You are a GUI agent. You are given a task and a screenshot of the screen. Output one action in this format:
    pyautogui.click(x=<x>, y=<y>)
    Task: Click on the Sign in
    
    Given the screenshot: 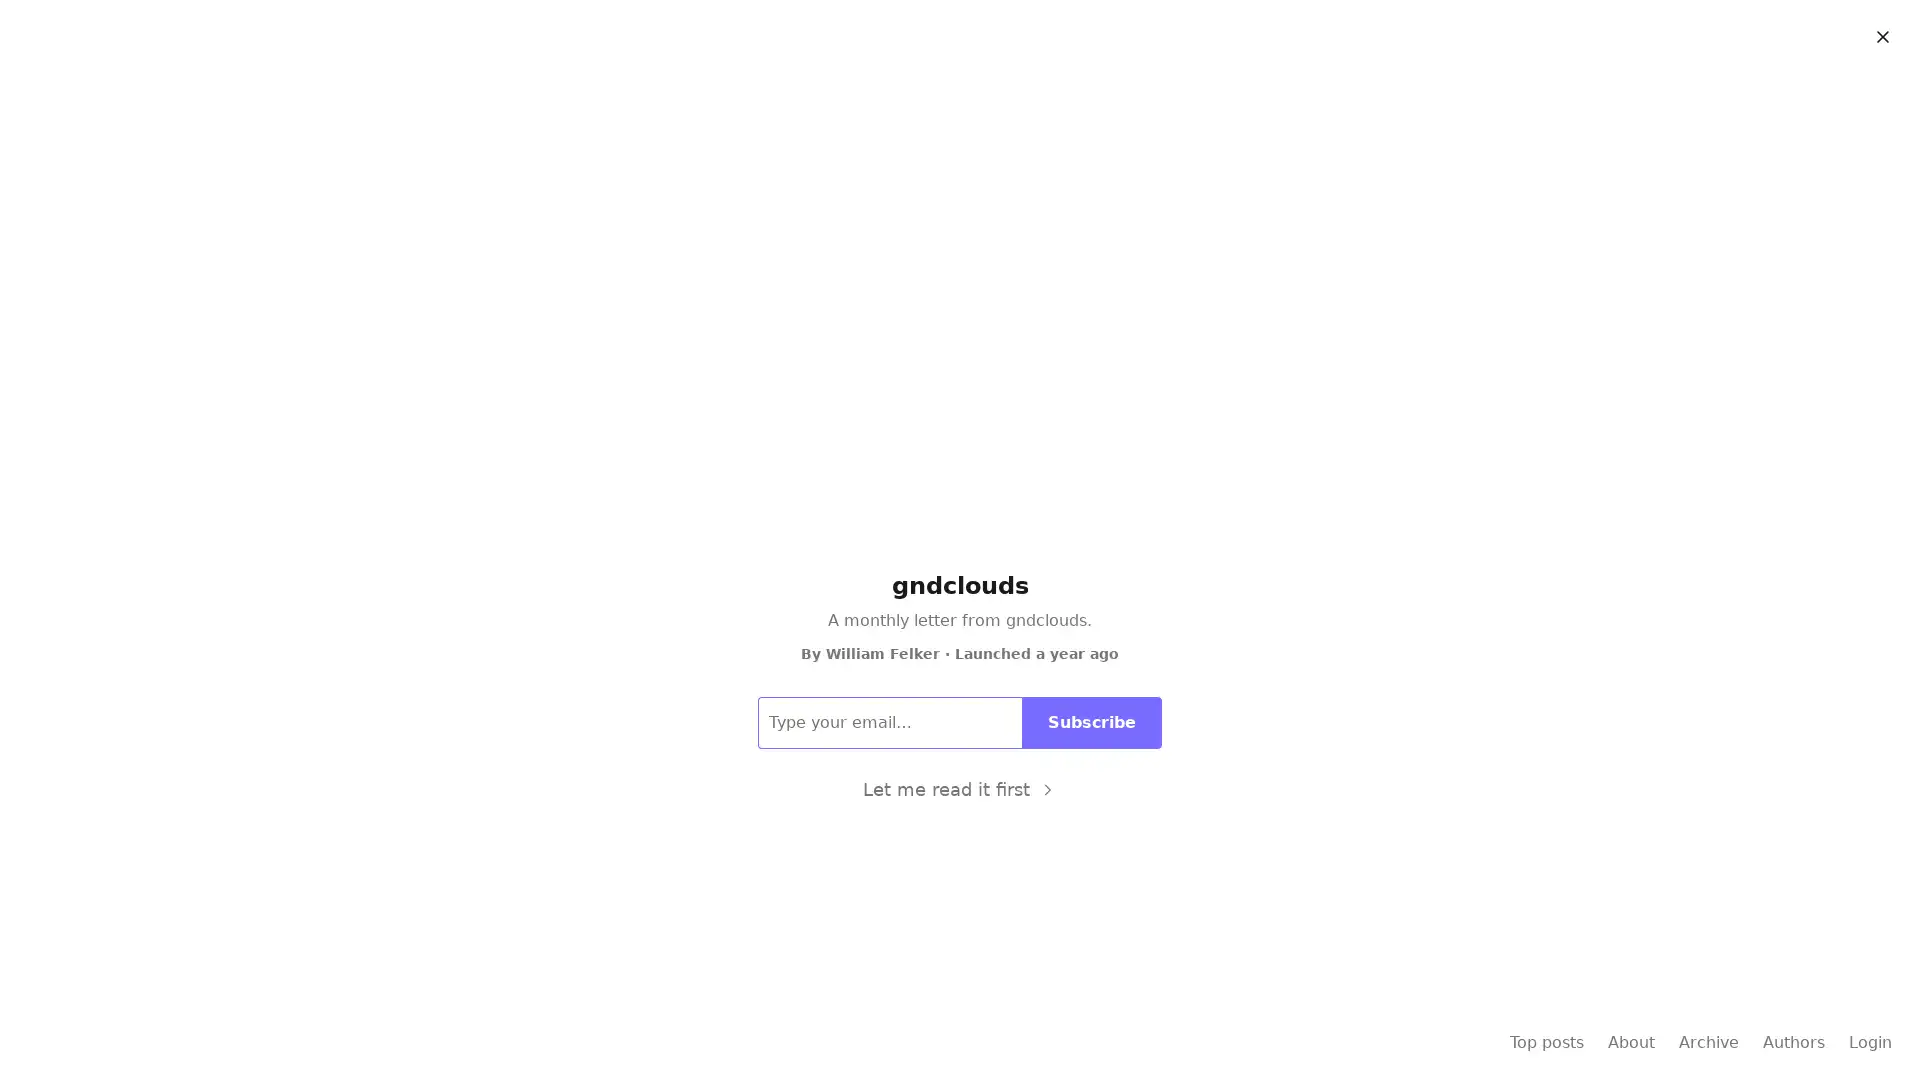 What is the action you would take?
    pyautogui.click(x=1864, y=31)
    